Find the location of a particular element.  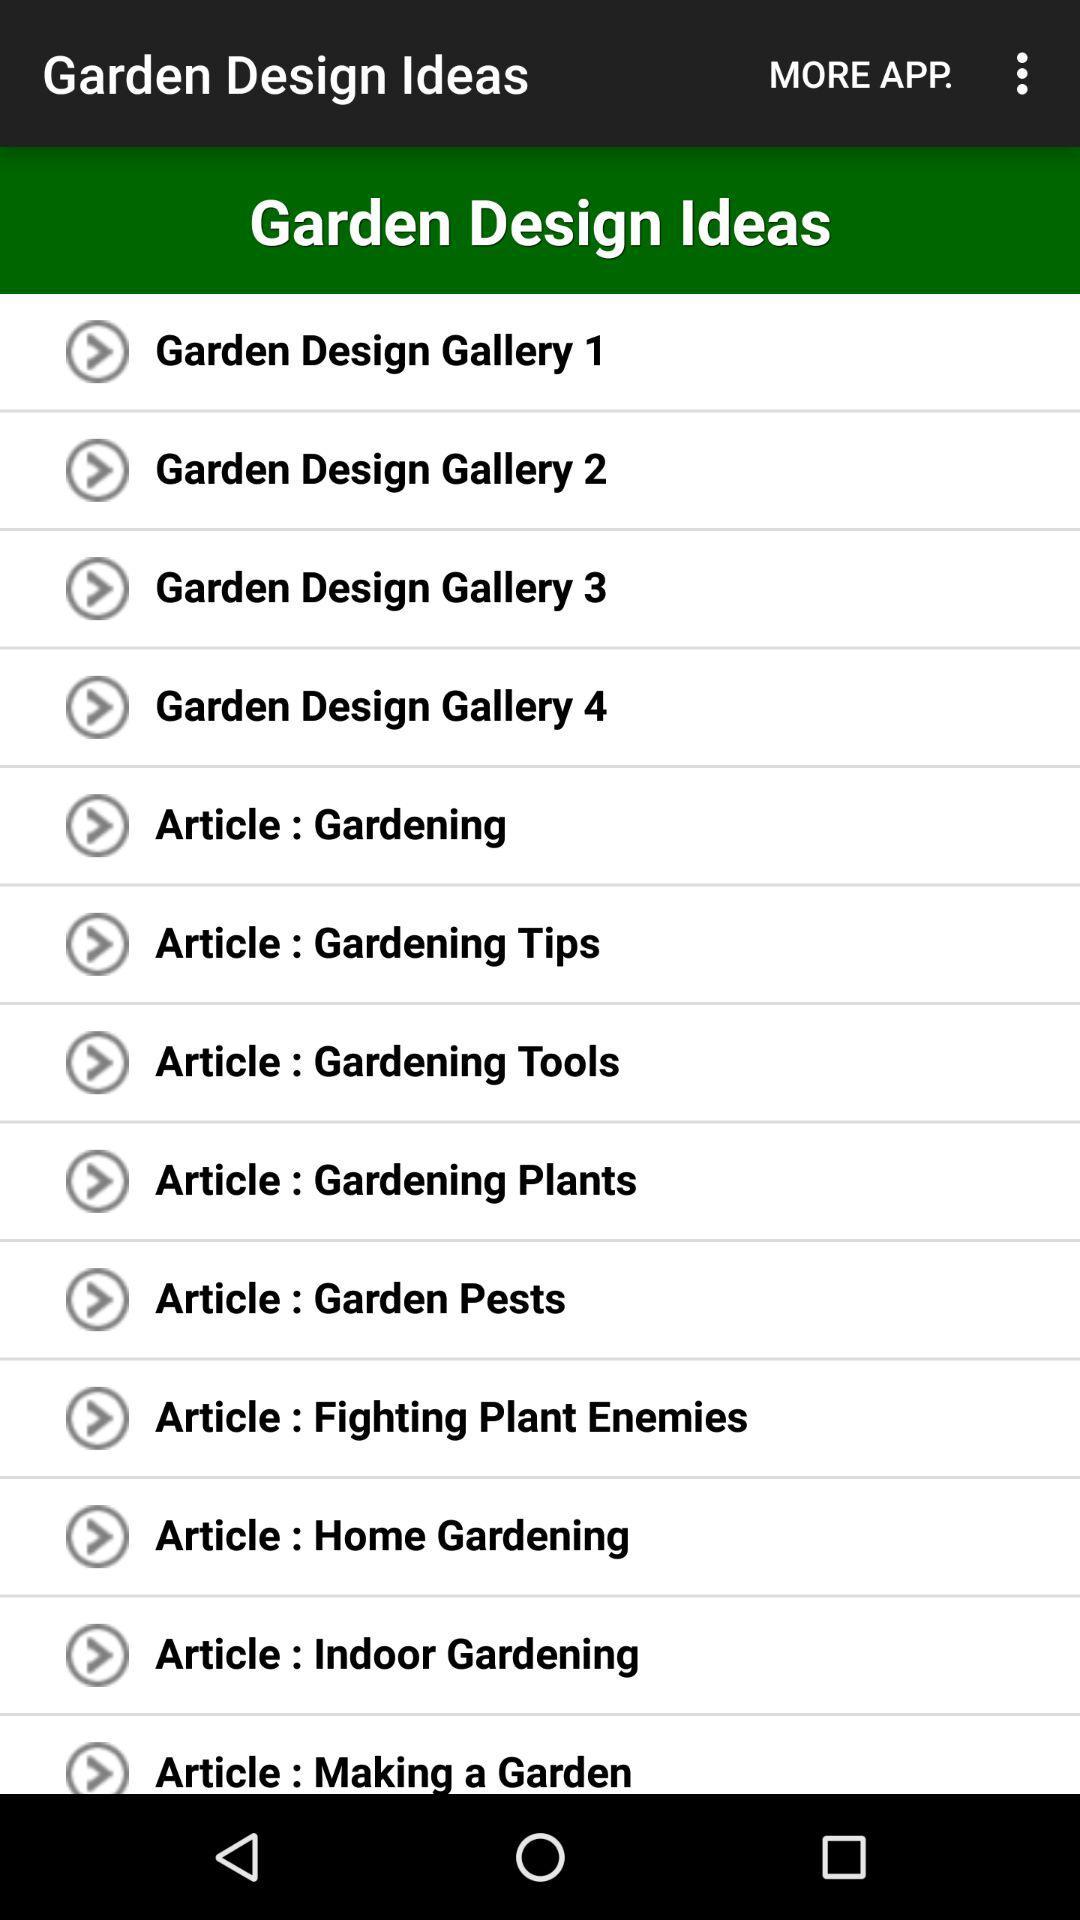

more app. icon is located at coordinates (860, 73).